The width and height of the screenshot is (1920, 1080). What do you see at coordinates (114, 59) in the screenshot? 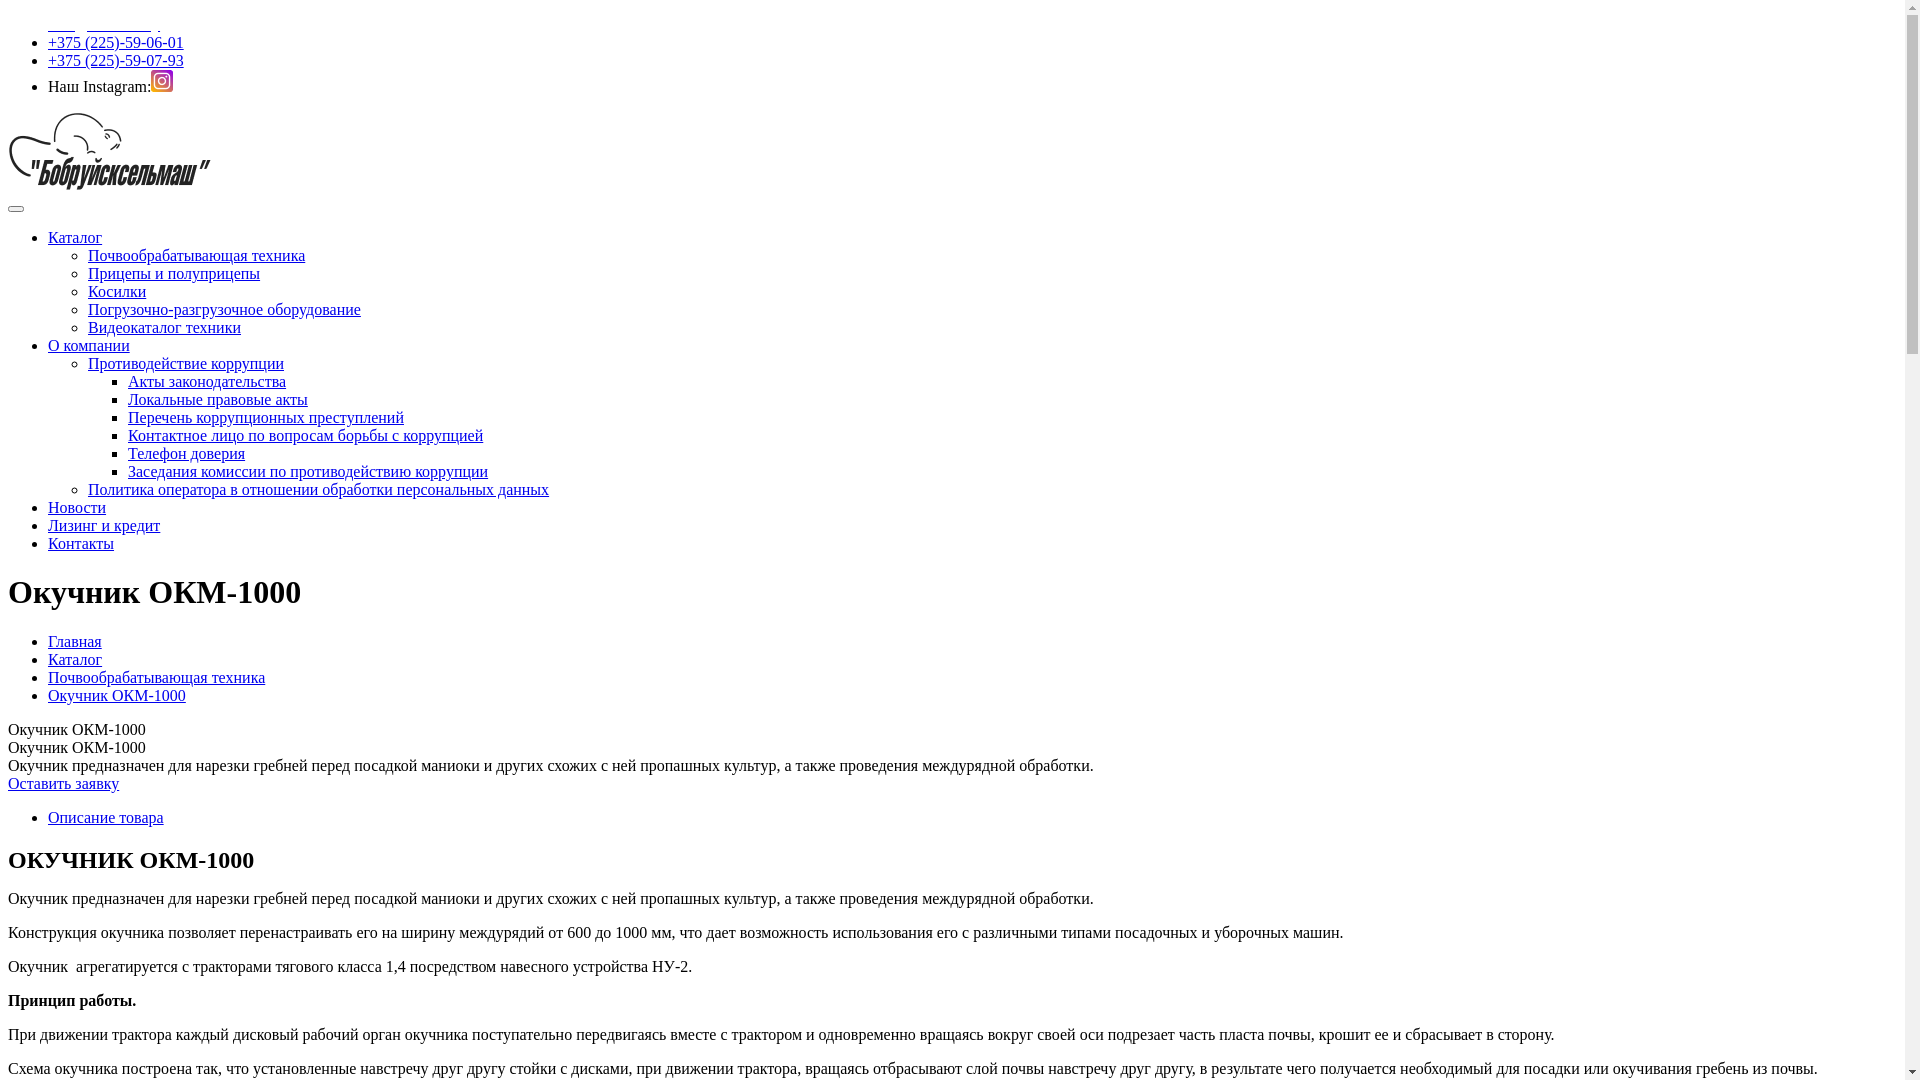
I see `'+375 (225)-59-07-93'` at bounding box center [114, 59].